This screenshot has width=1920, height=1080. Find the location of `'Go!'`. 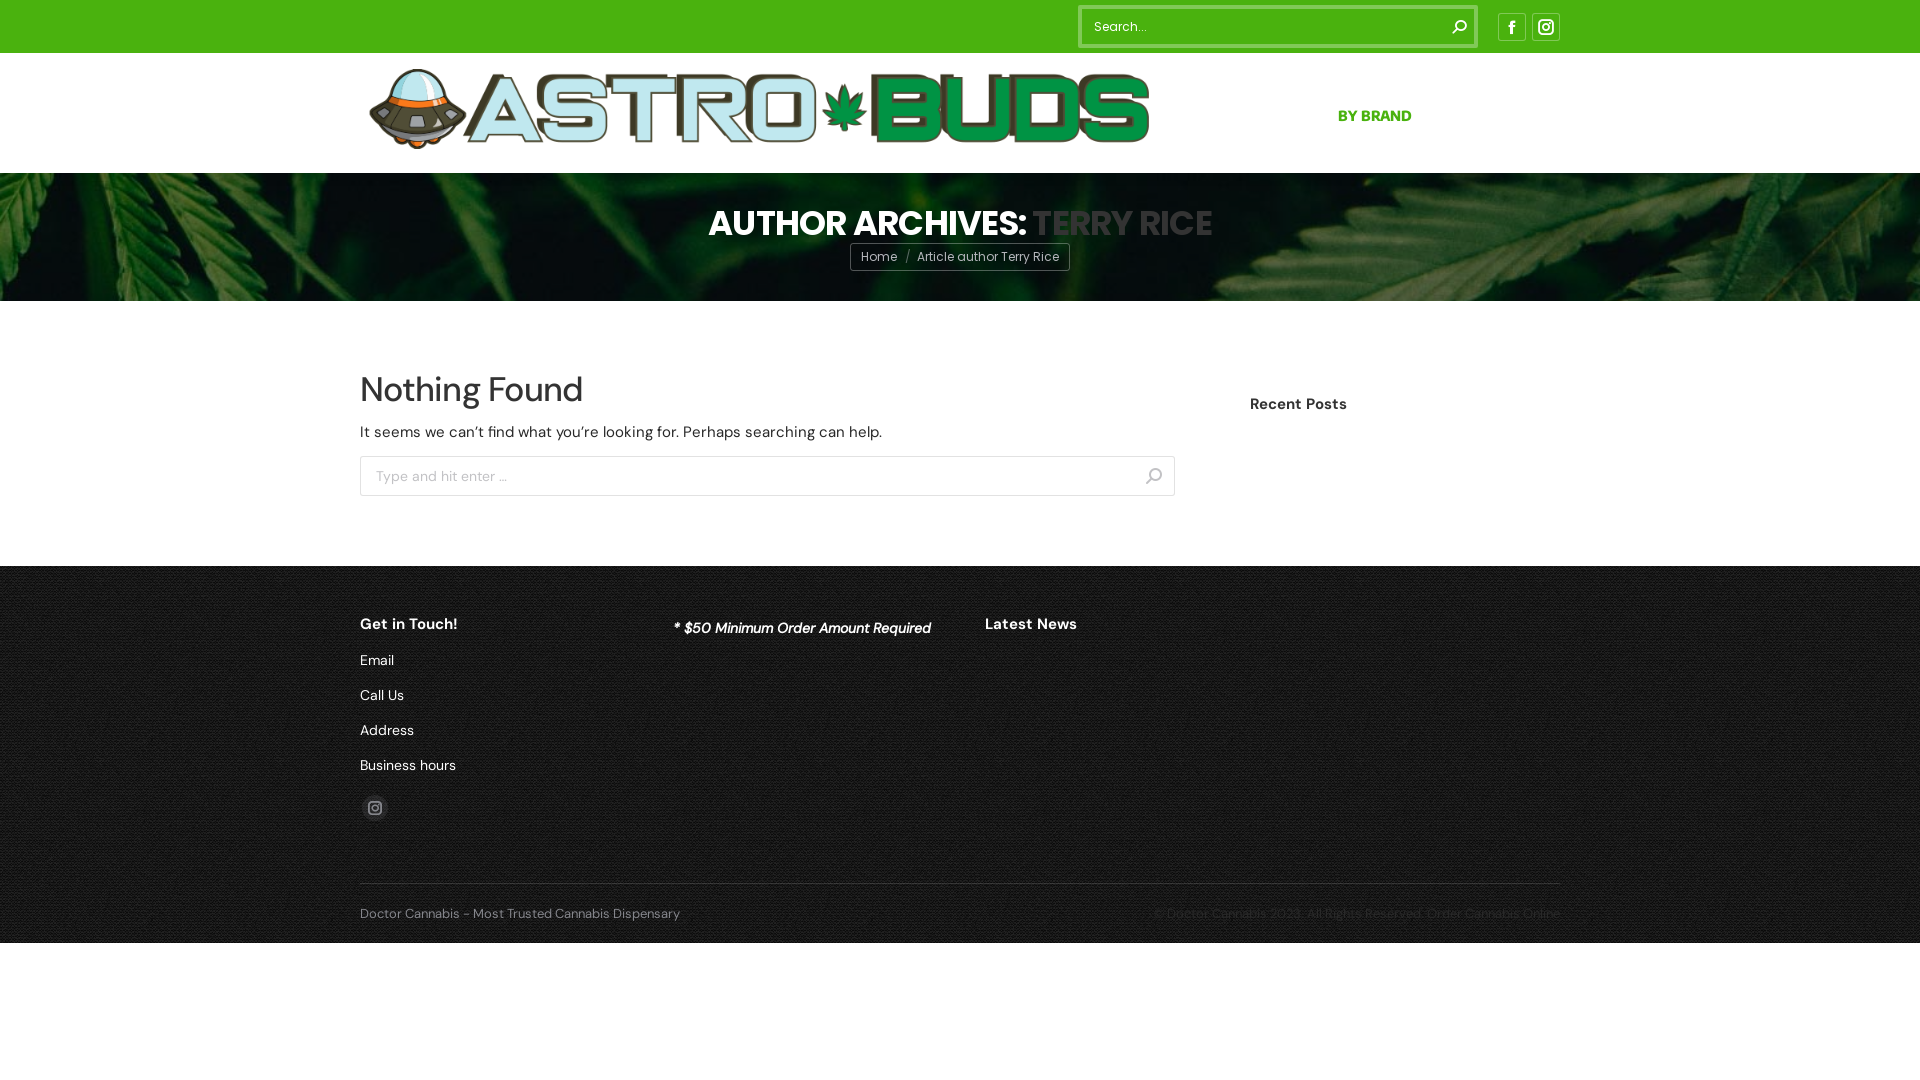

'Go!' is located at coordinates (32, 22).